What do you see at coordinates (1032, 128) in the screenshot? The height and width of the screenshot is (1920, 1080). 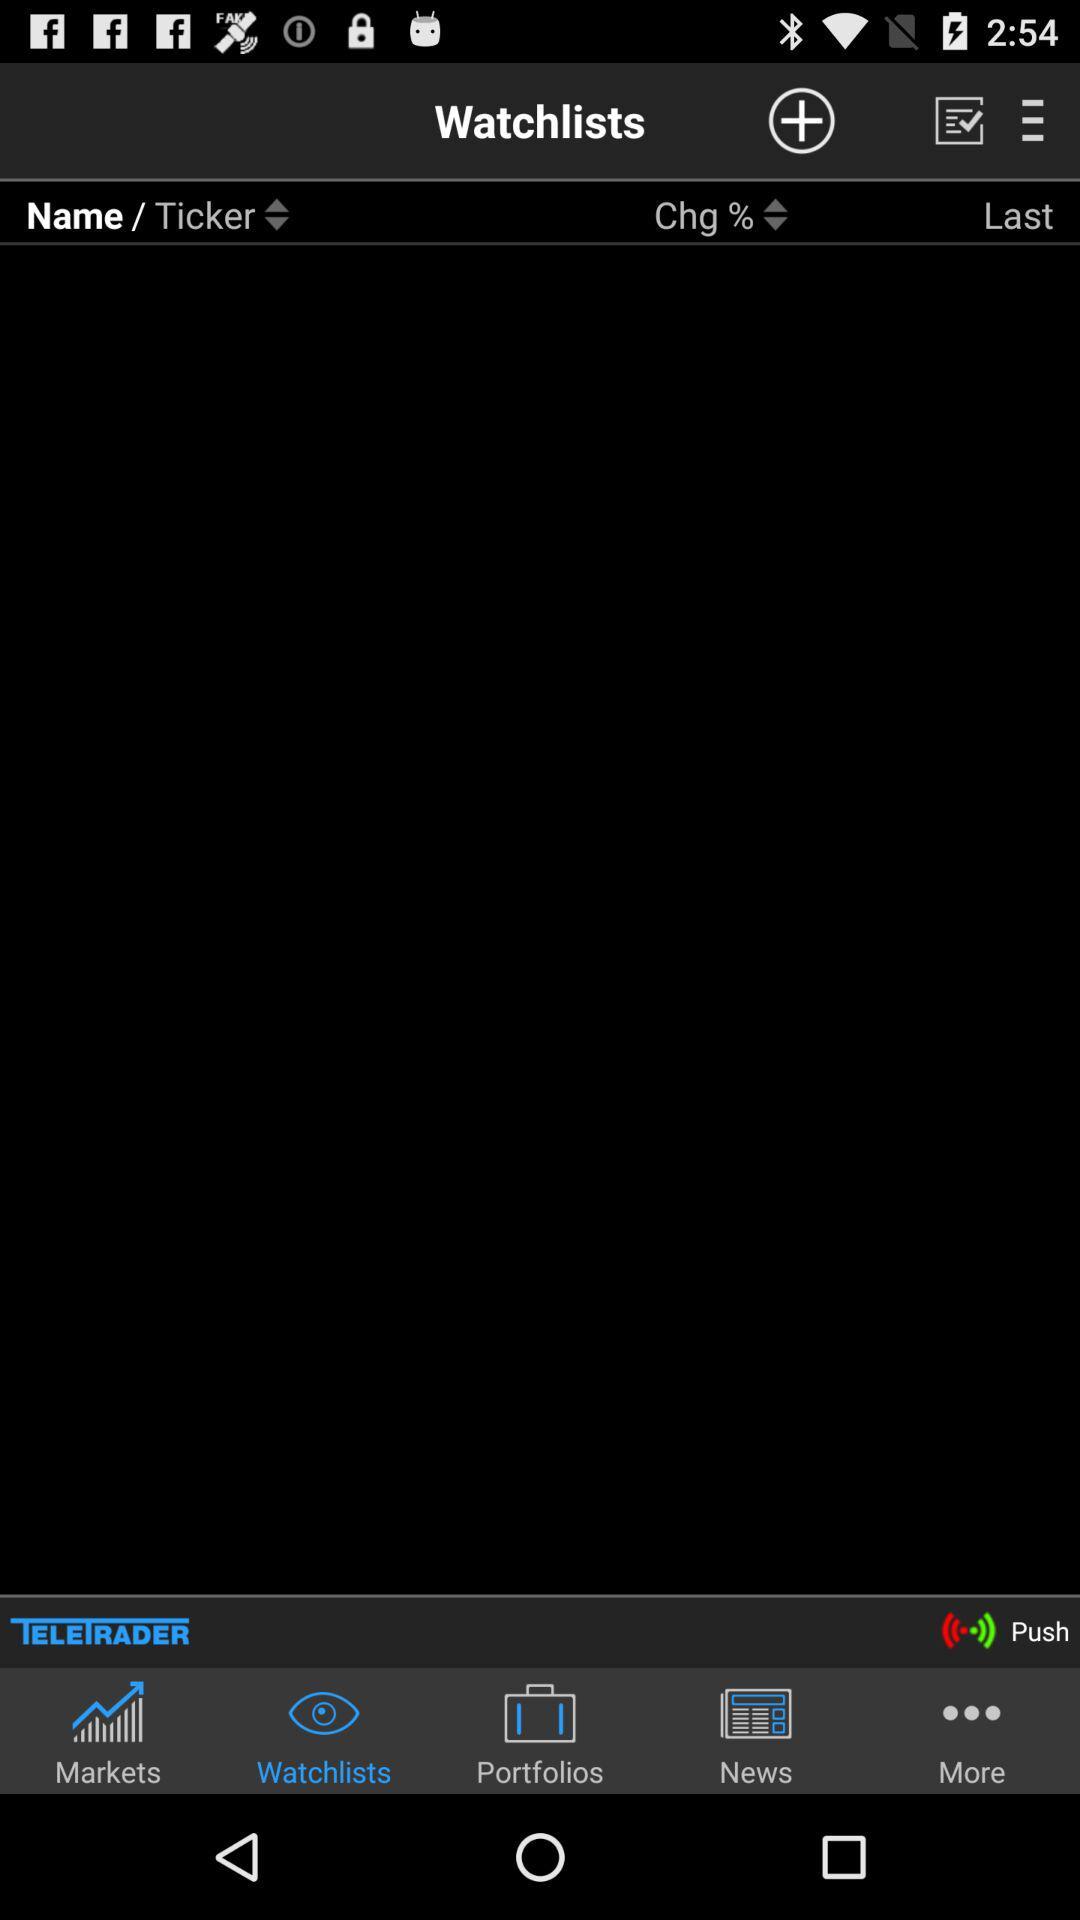 I see `the menu icon` at bounding box center [1032, 128].